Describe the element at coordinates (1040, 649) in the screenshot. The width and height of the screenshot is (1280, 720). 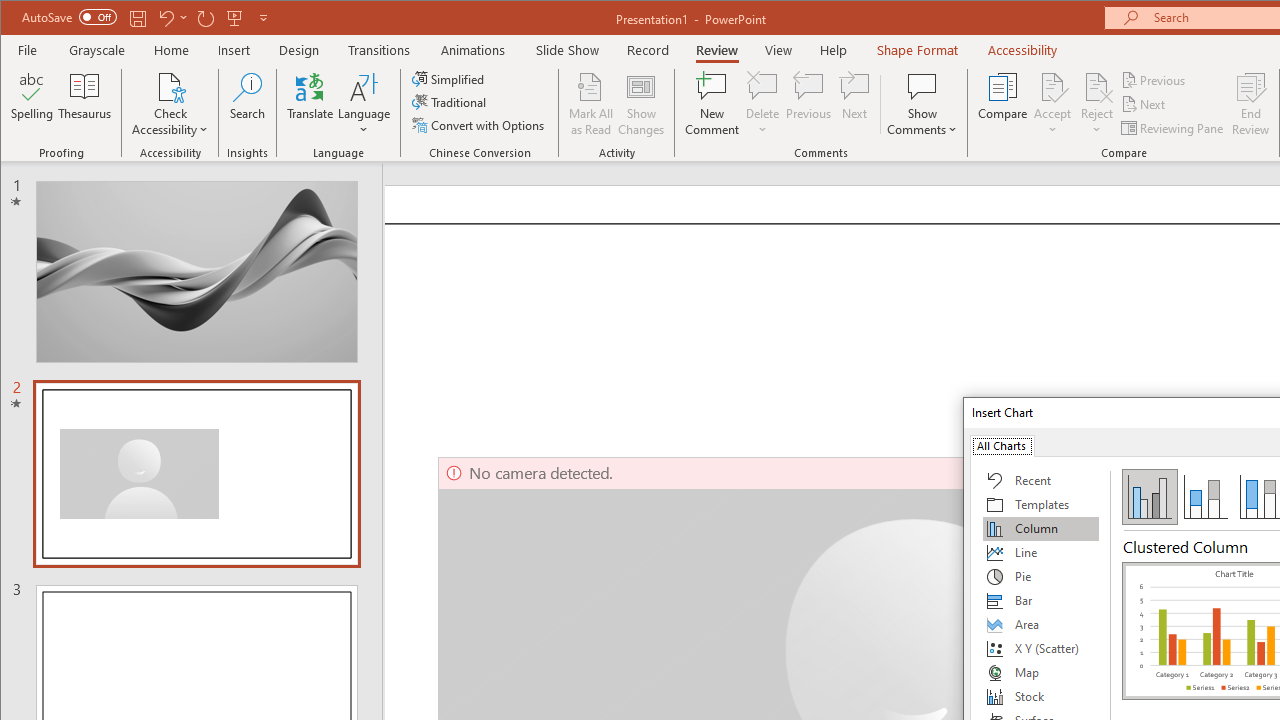
I see `'X Y (Scatter)'` at that location.